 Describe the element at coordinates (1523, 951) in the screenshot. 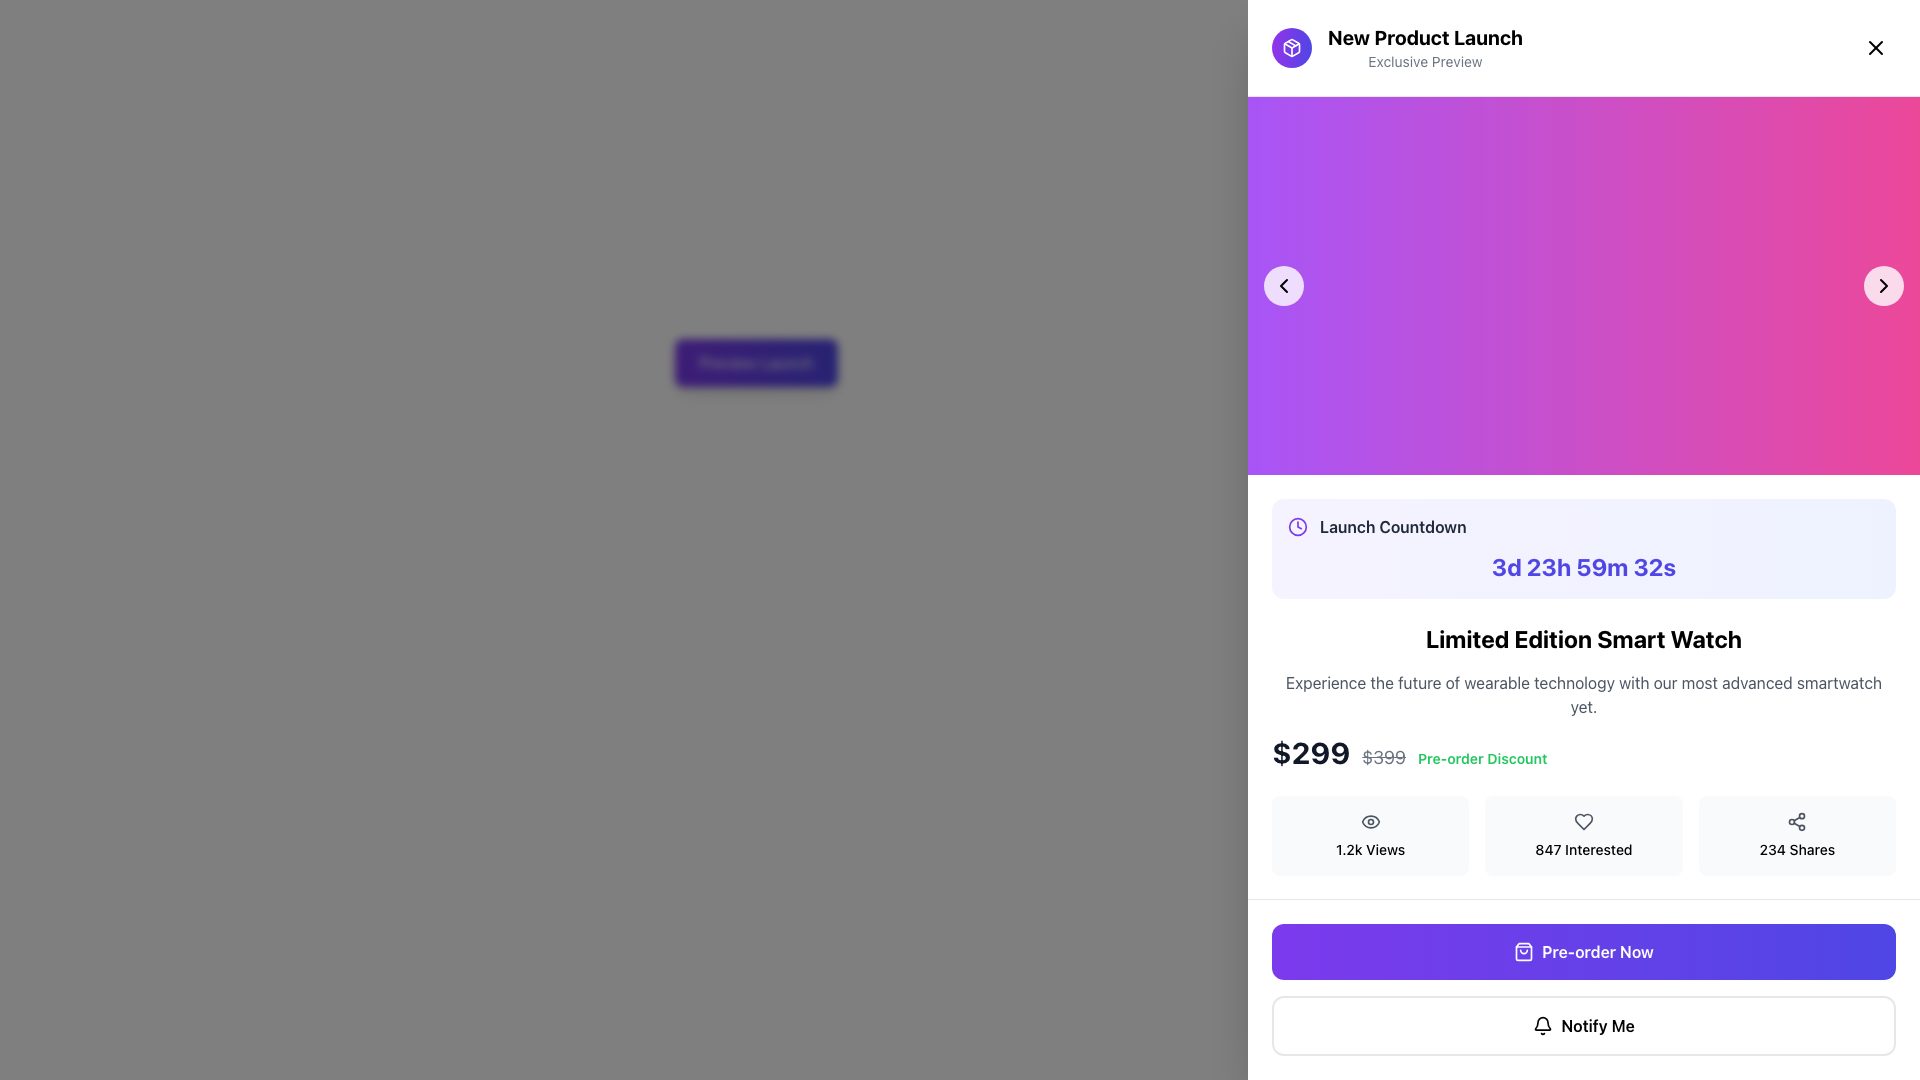

I see `the shopping bag icon located inside the 'Pre-order Now' button, positioned toward the left end of the button next to the text` at that location.